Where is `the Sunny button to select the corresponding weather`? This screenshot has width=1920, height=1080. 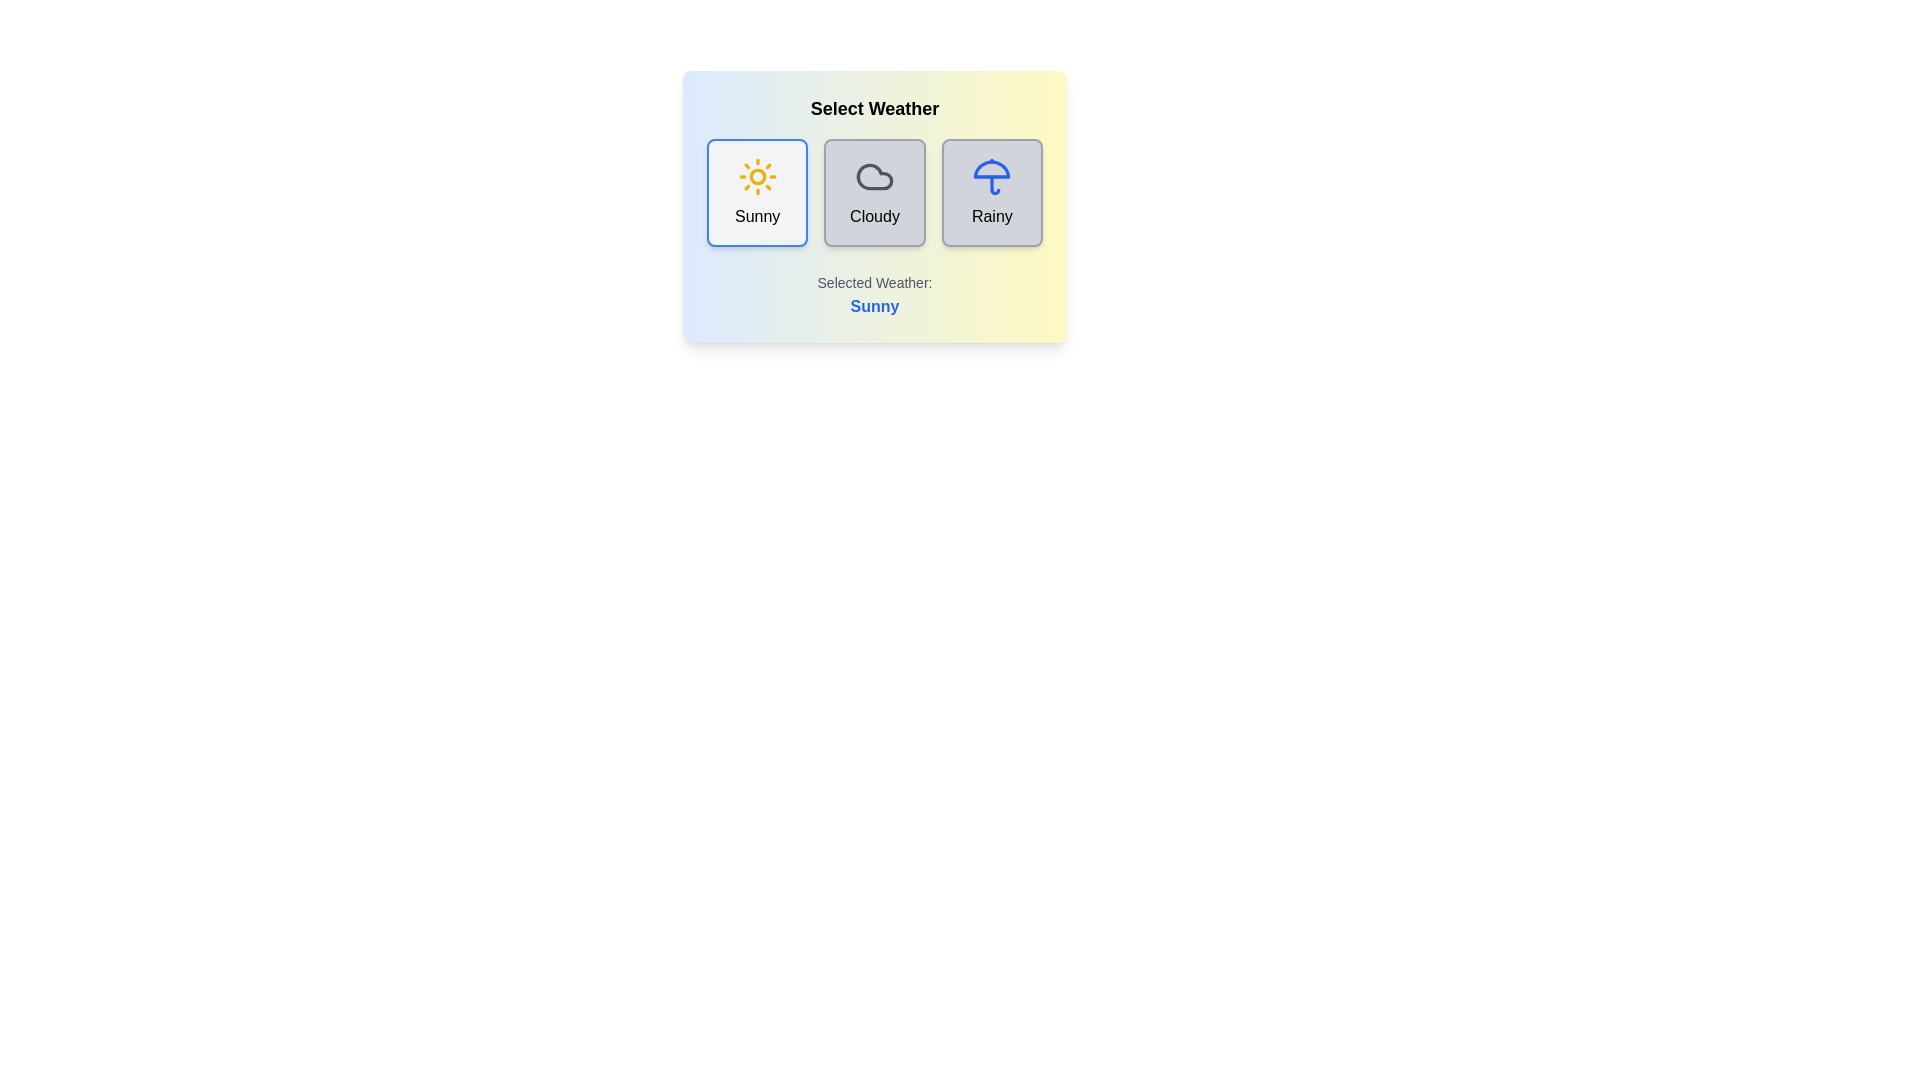
the Sunny button to select the corresponding weather is located at coordinates (756, 192).